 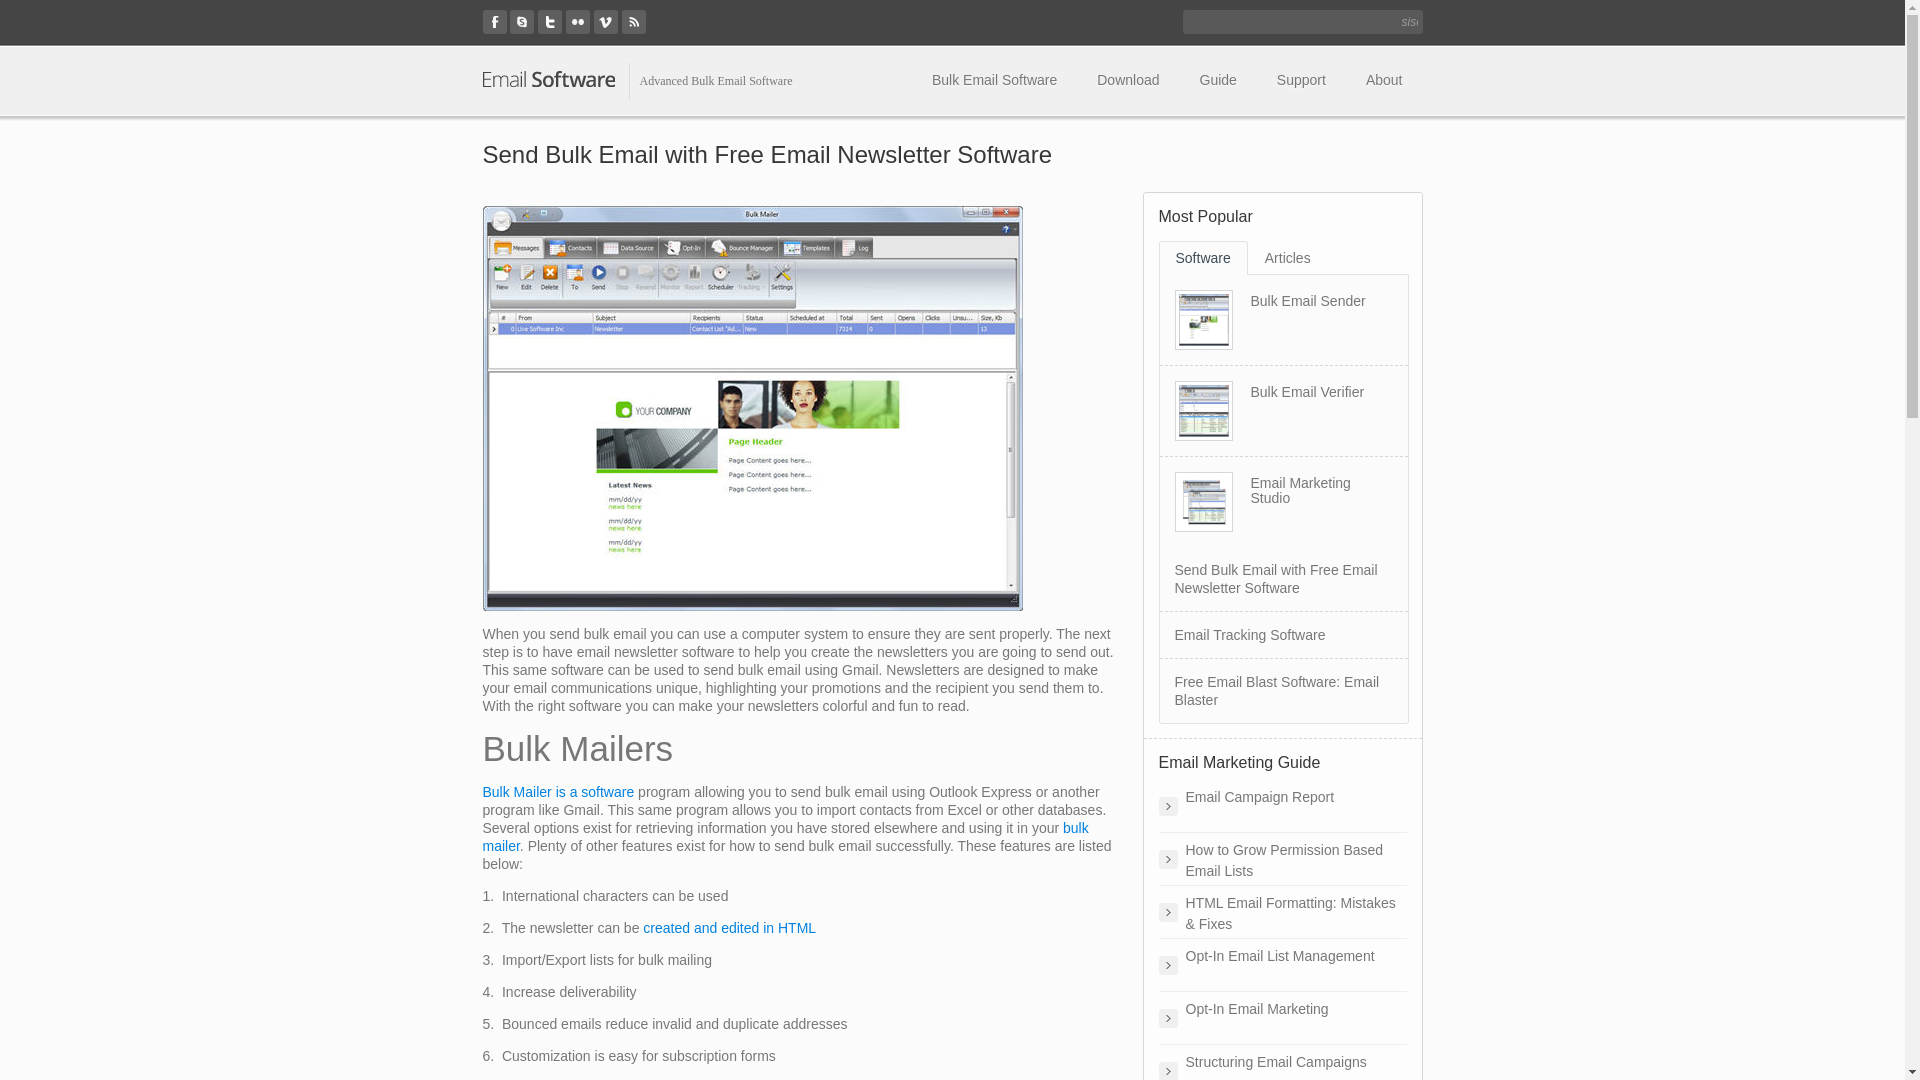 What do you see at coordinates (557, 790) in the screenshot?
I see `'Bulk Mailer is a software'` at bounding box center [557, 790].